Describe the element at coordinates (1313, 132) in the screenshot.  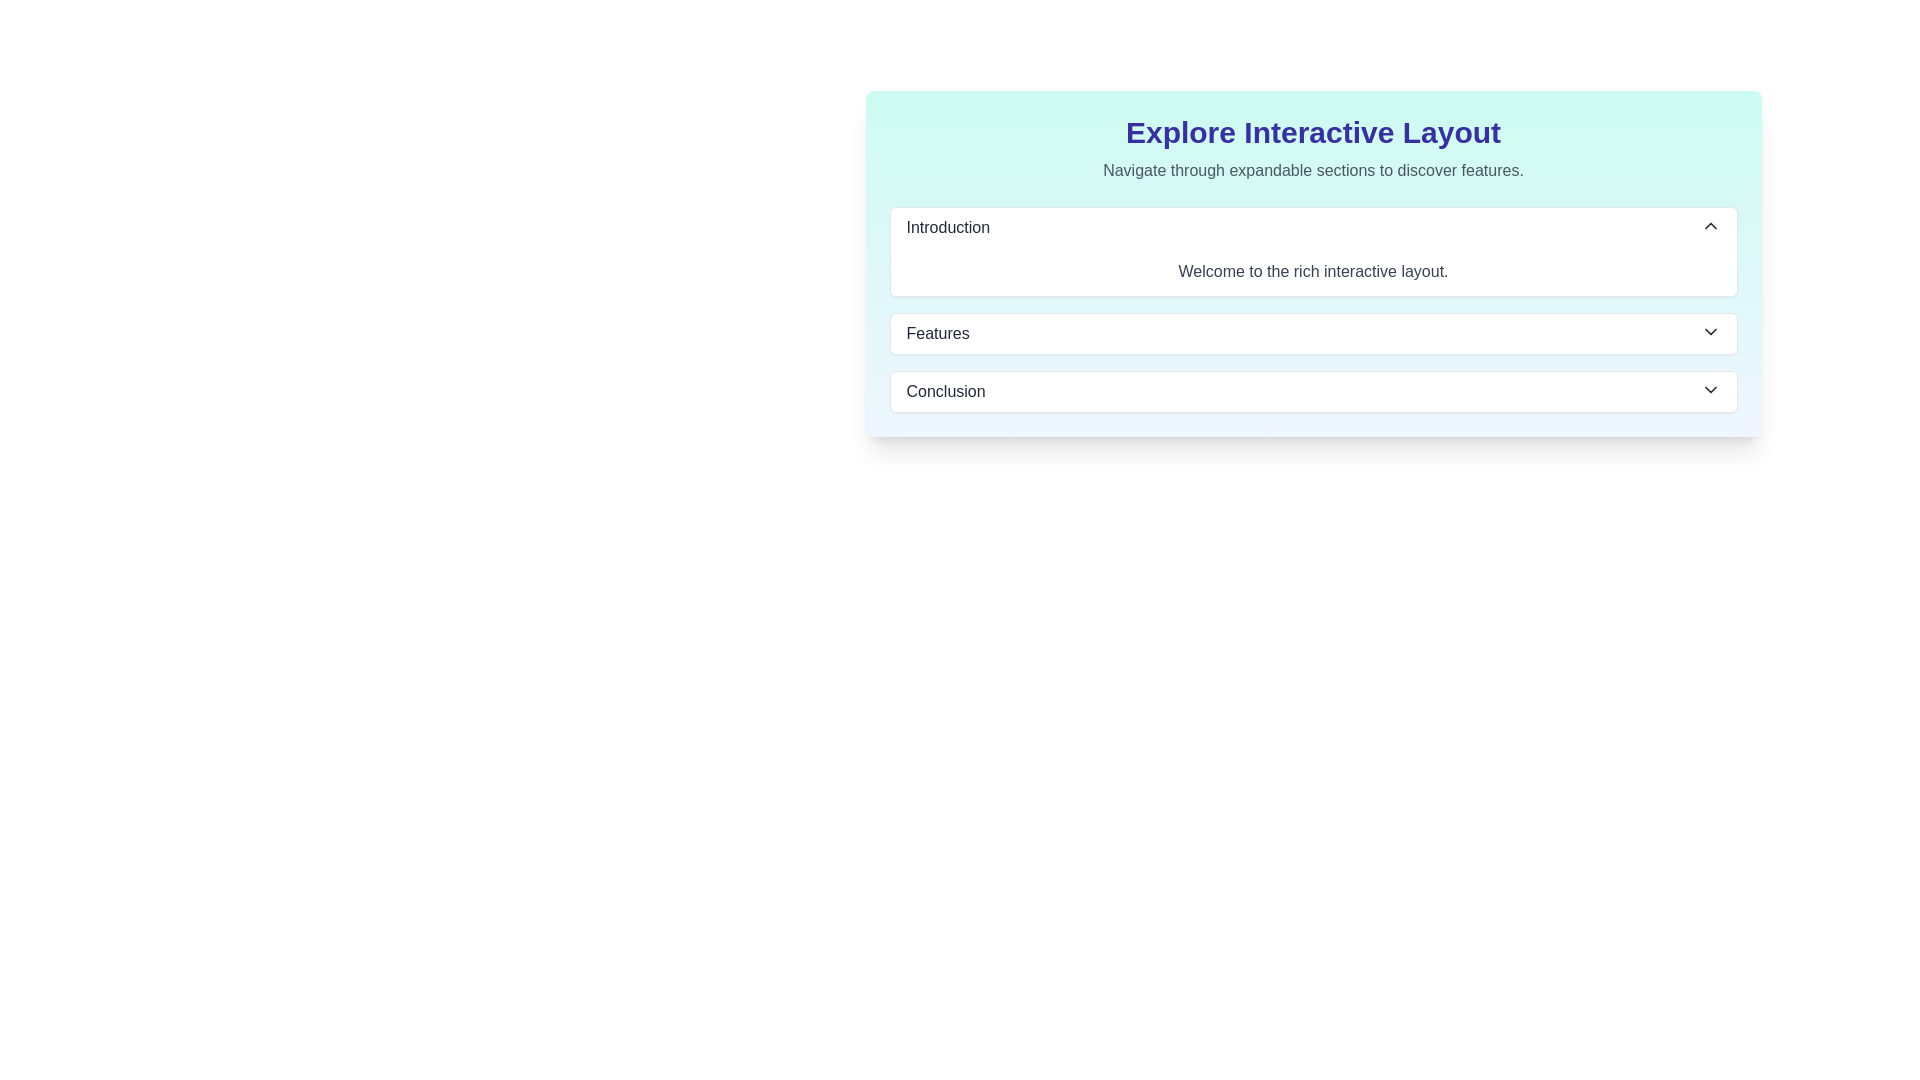
I see `the header text element displaying 'Explore Interactive Layout', which is prominently styled in bold indigo on a light cyan background, located at the top-center of its section` at that location.